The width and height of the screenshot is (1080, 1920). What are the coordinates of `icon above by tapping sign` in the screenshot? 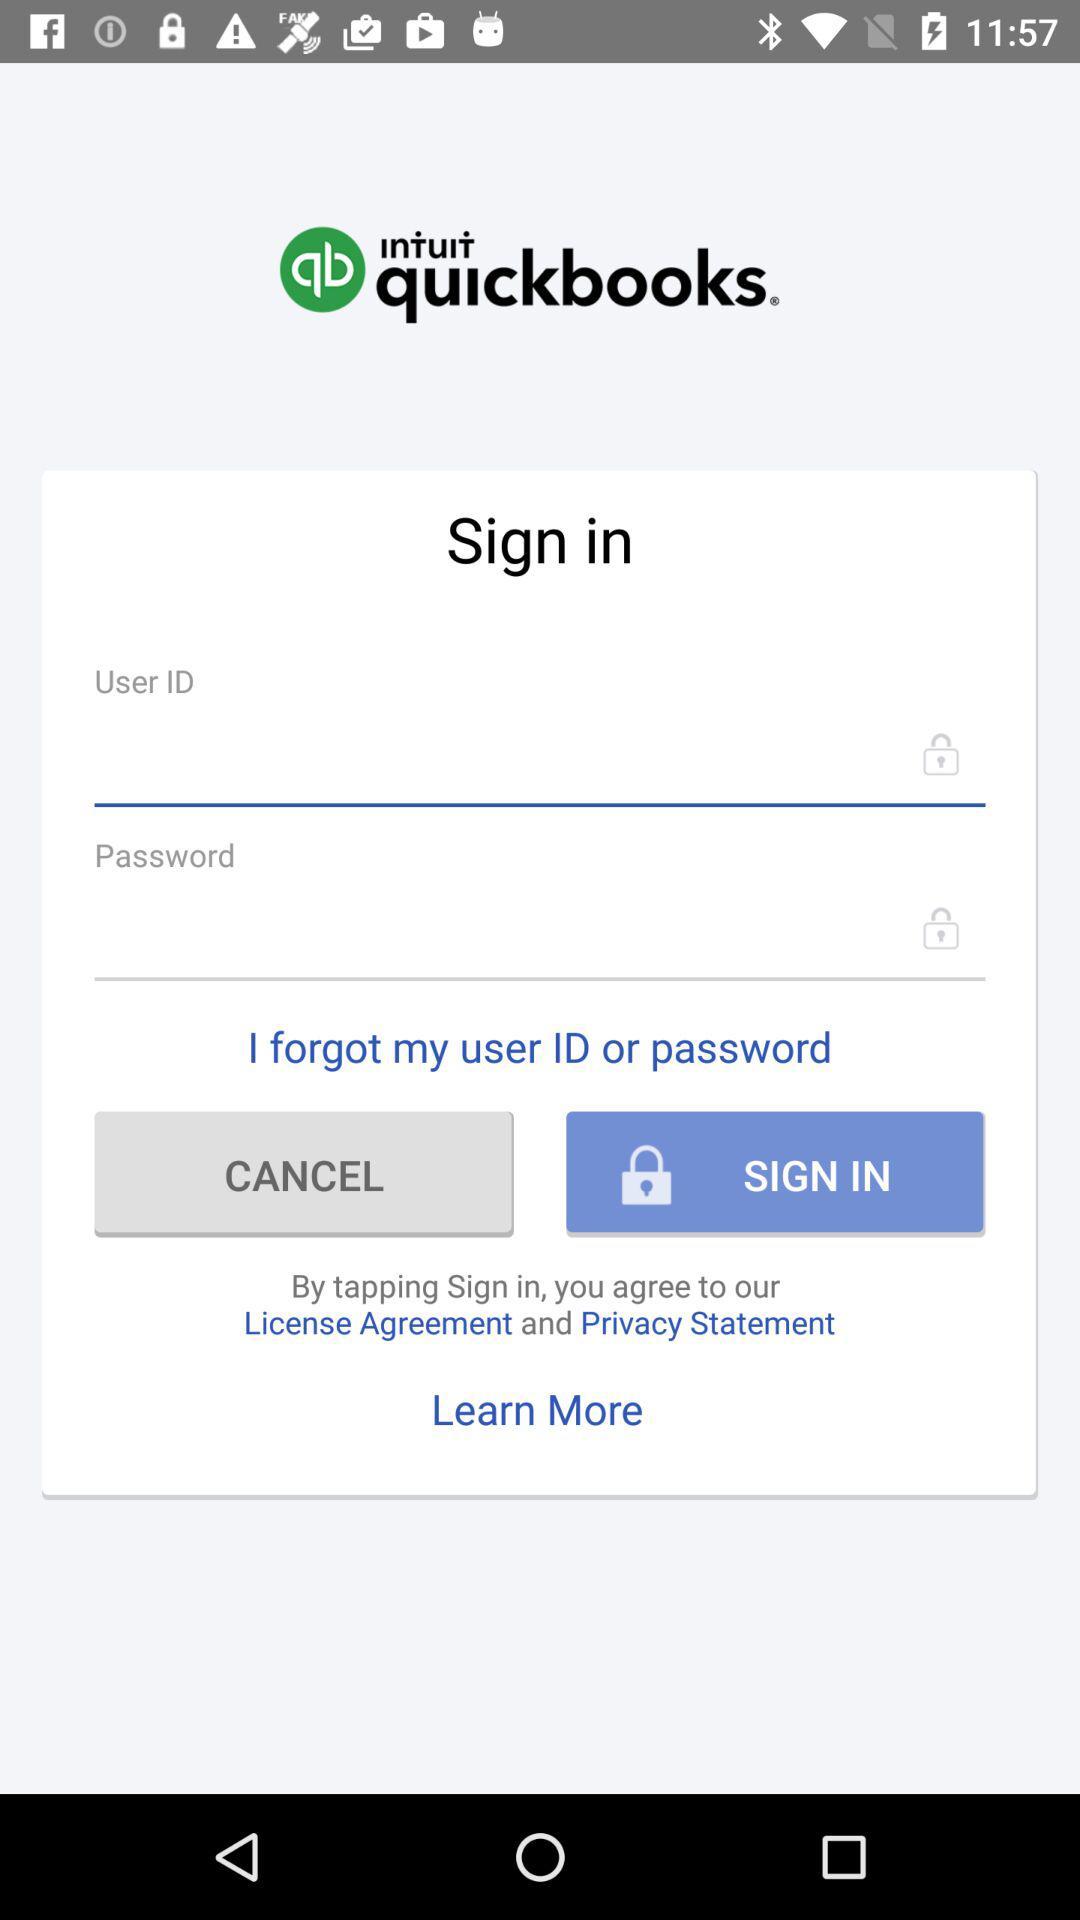 It's located at (304, 1174).